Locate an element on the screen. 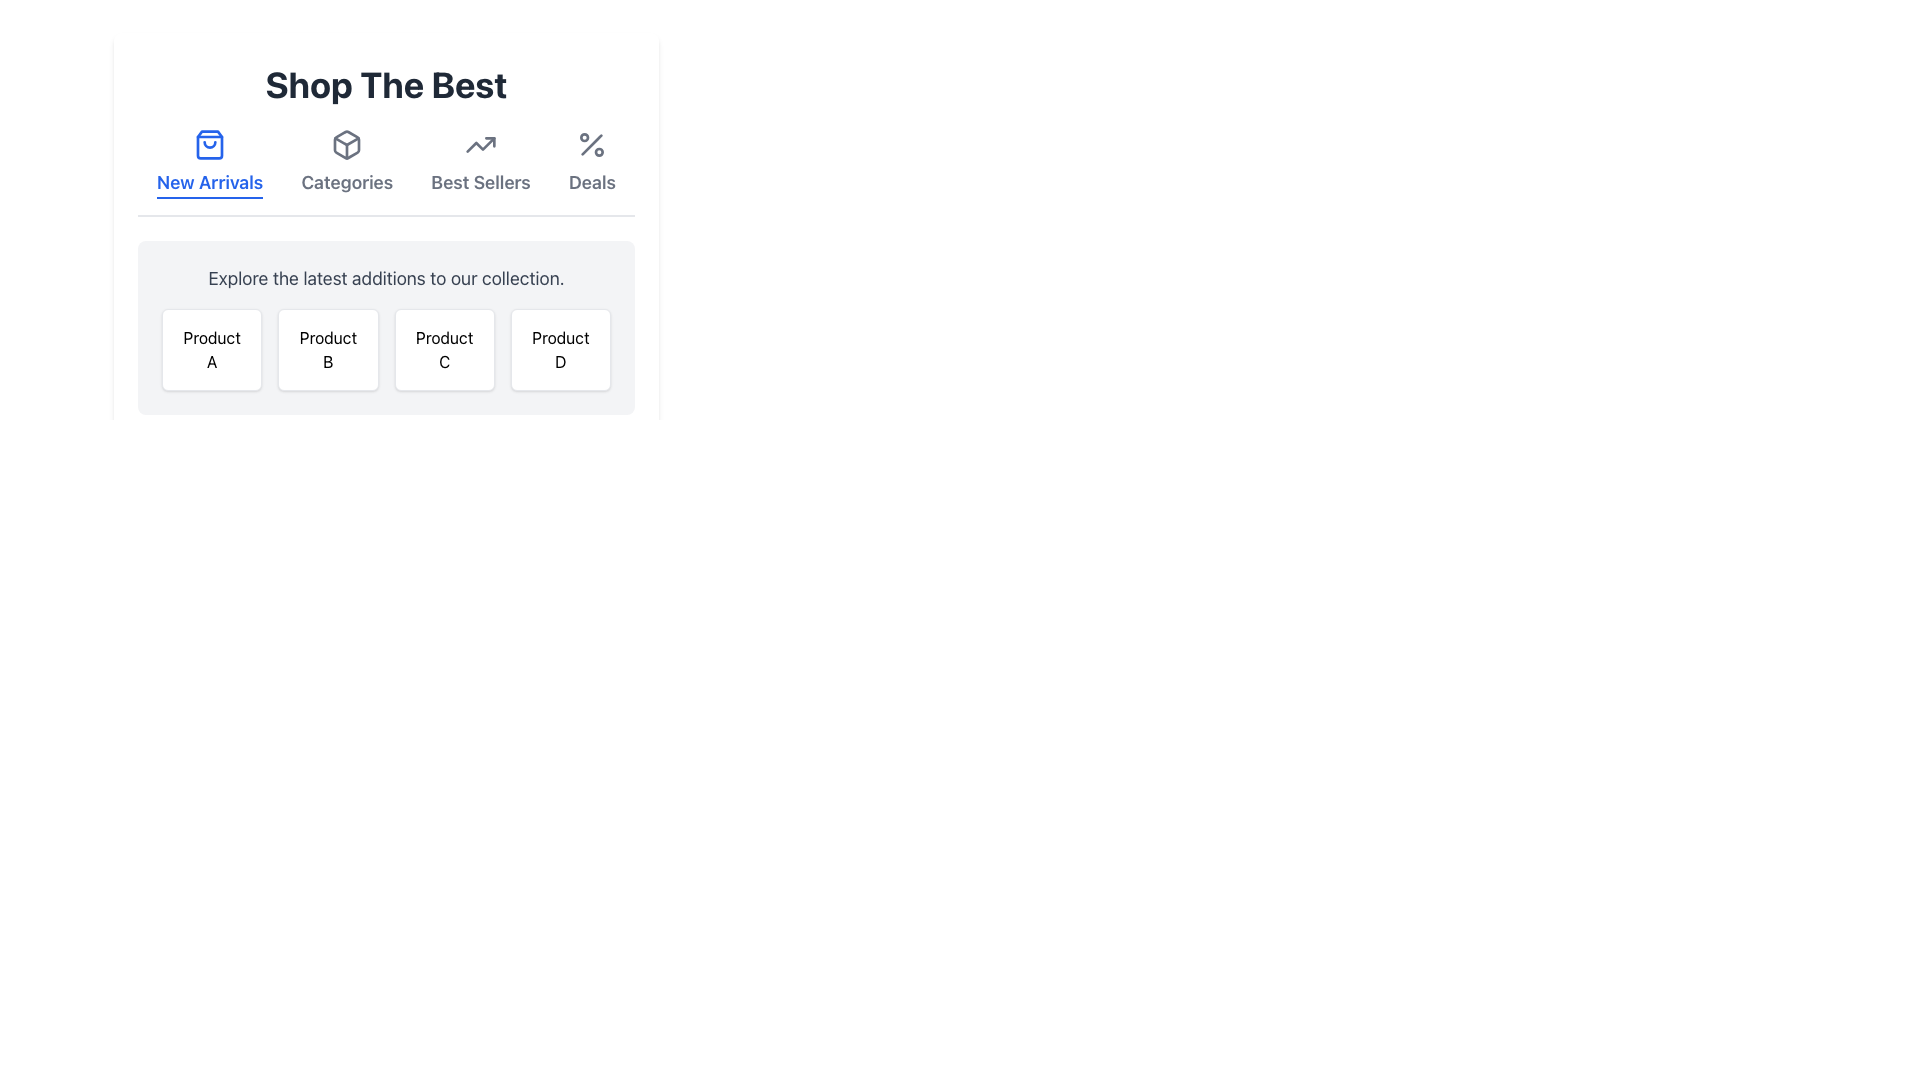 Image resolution: width=1920 pixels, height=1080 pixels. the static text label that displays the message 'Explore the latest additions to our collection.' which is styled in gray color and positioned above the product cards is located at coordinates (386, 278).